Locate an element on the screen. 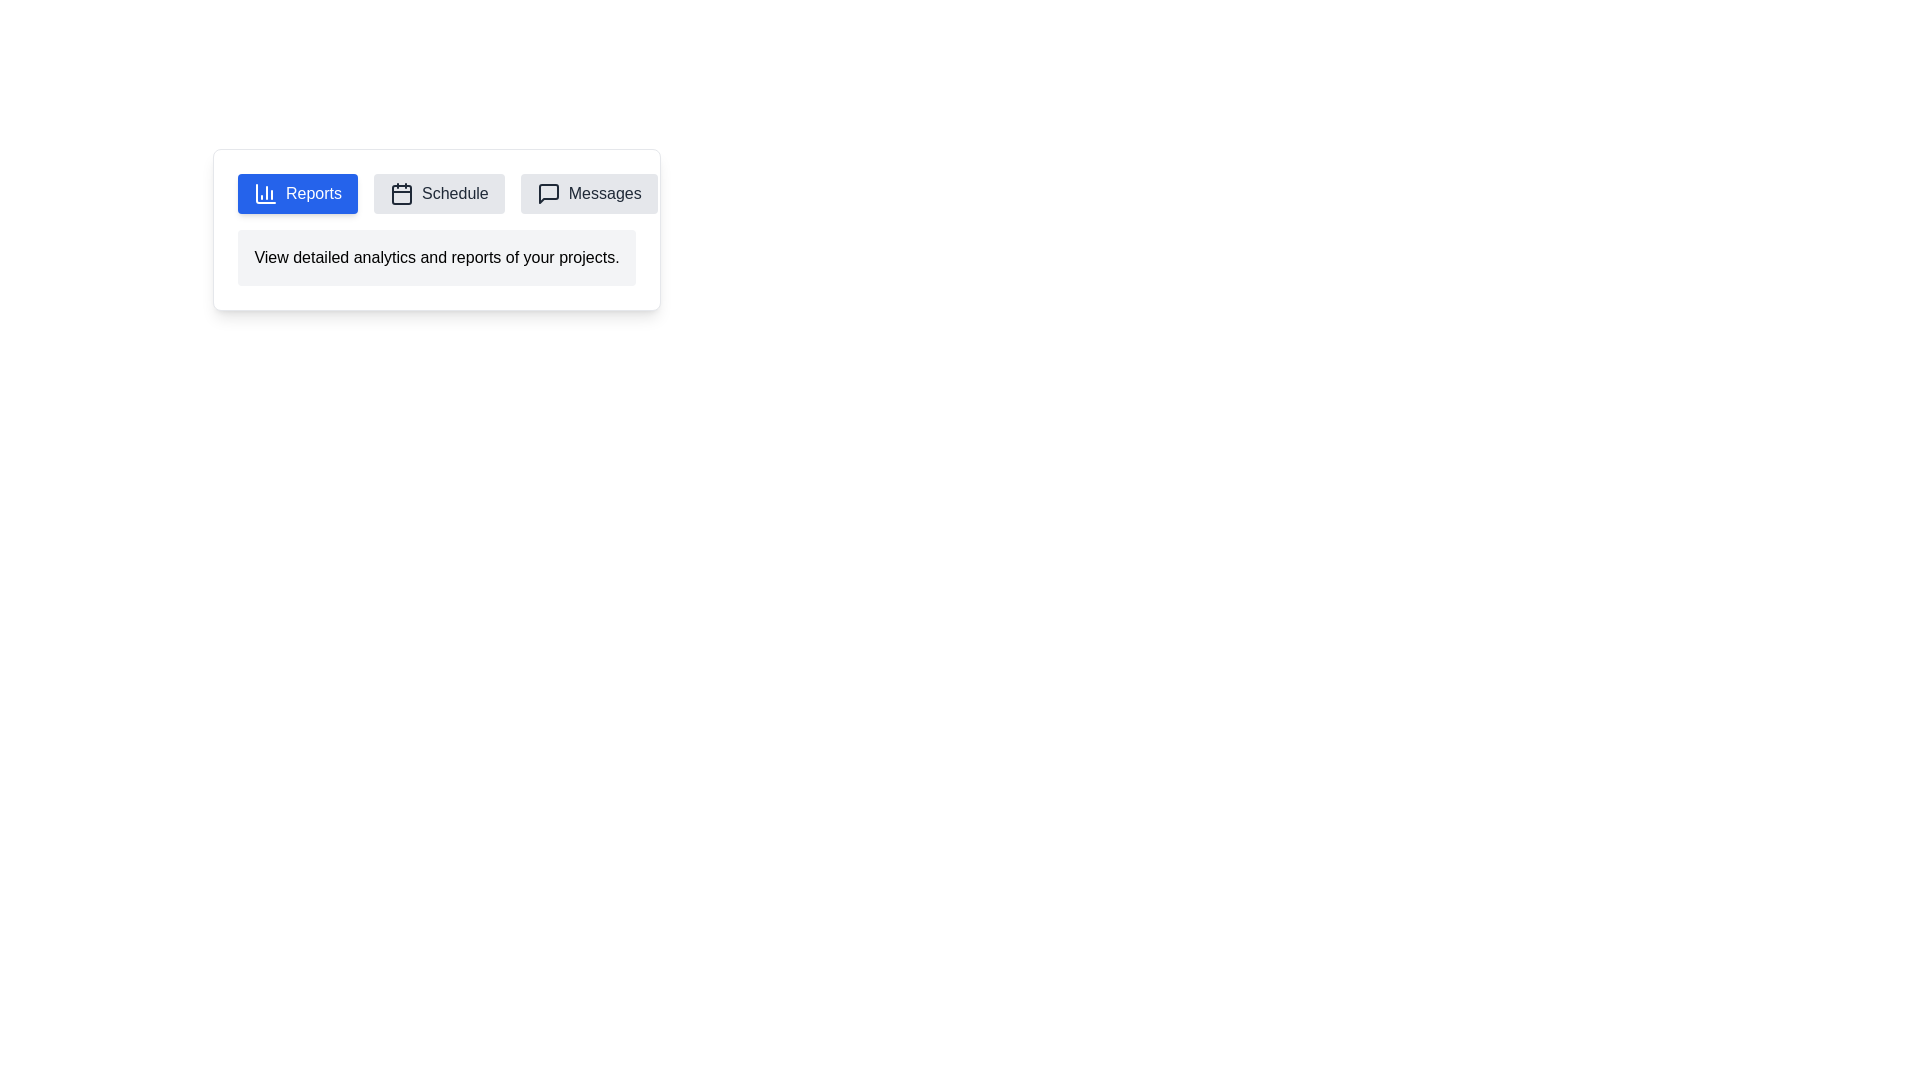 This screenshot has height=1080, width=1920. the tab labeled Reports is located at coordinates (296, 193).